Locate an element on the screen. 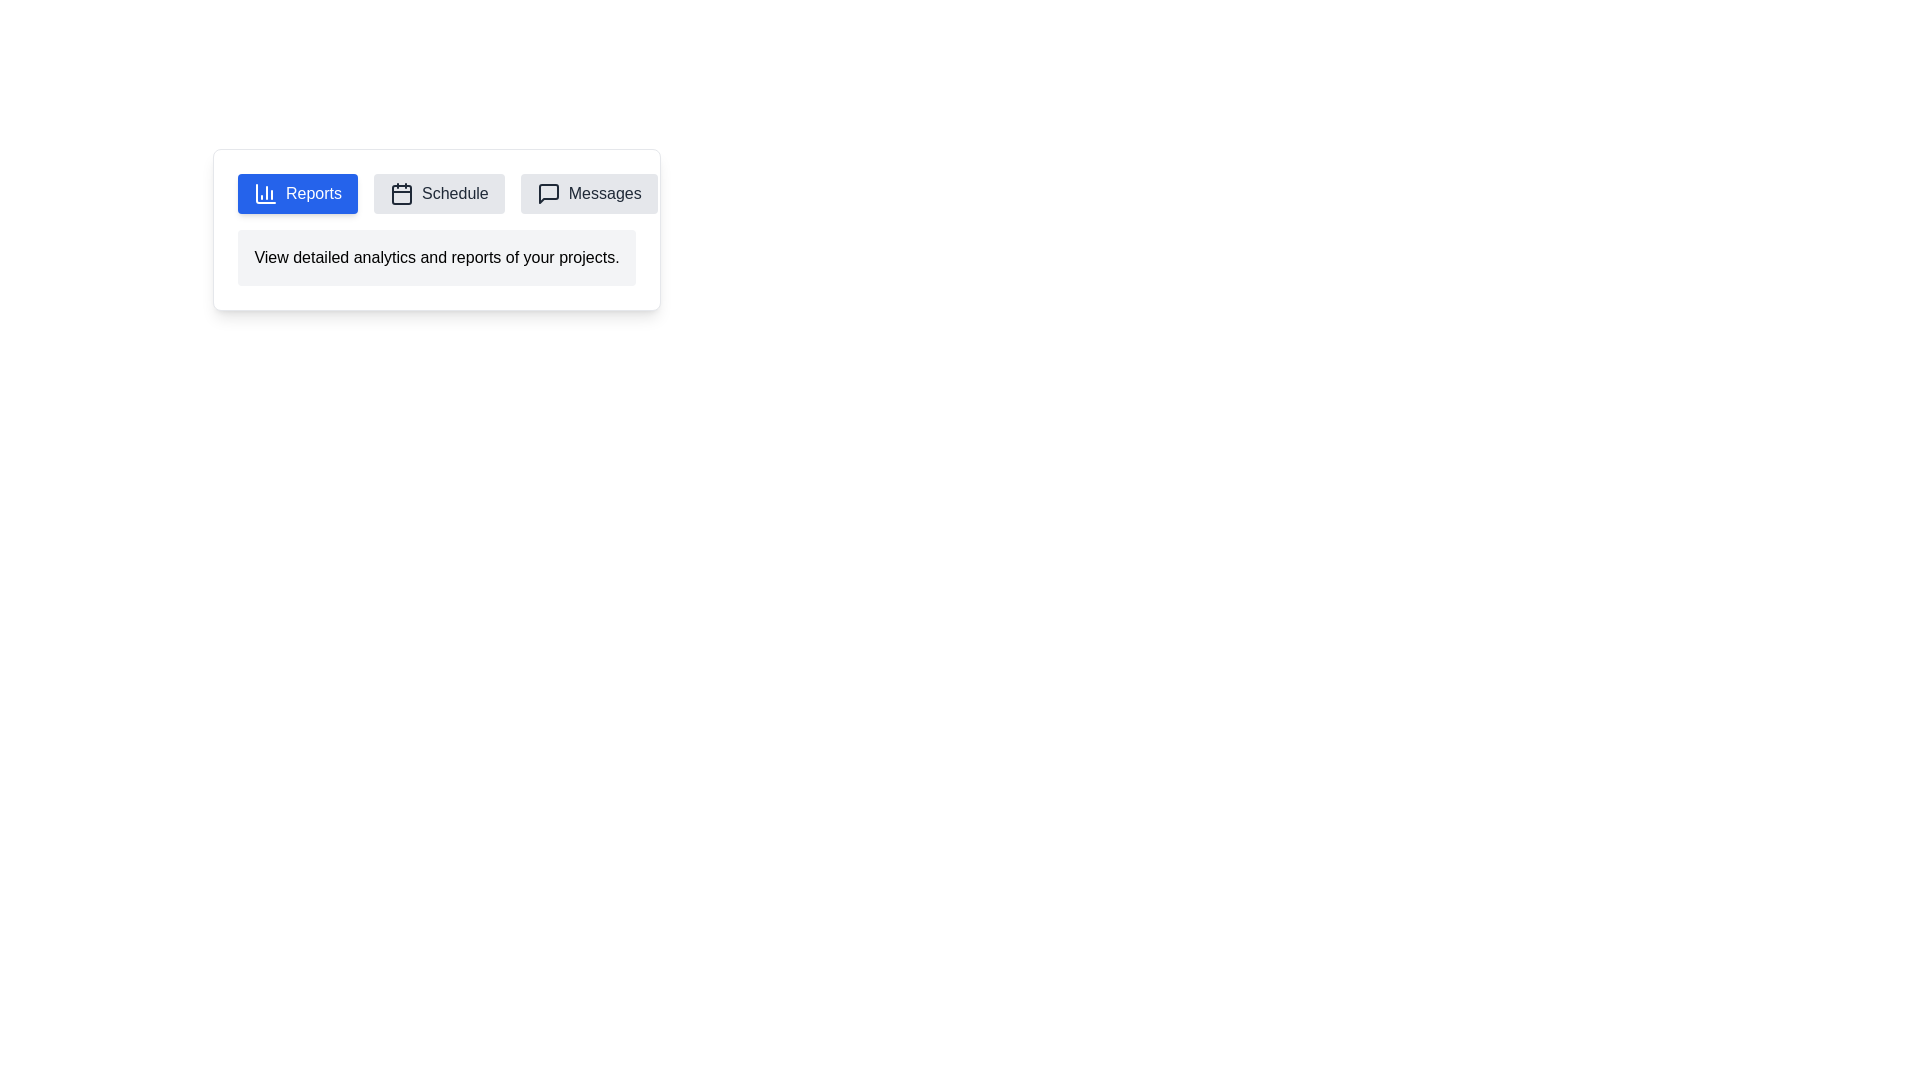 This screenshot has height=1080, width=1920. the tab labeled Reports is located at coordinates (296, 193).